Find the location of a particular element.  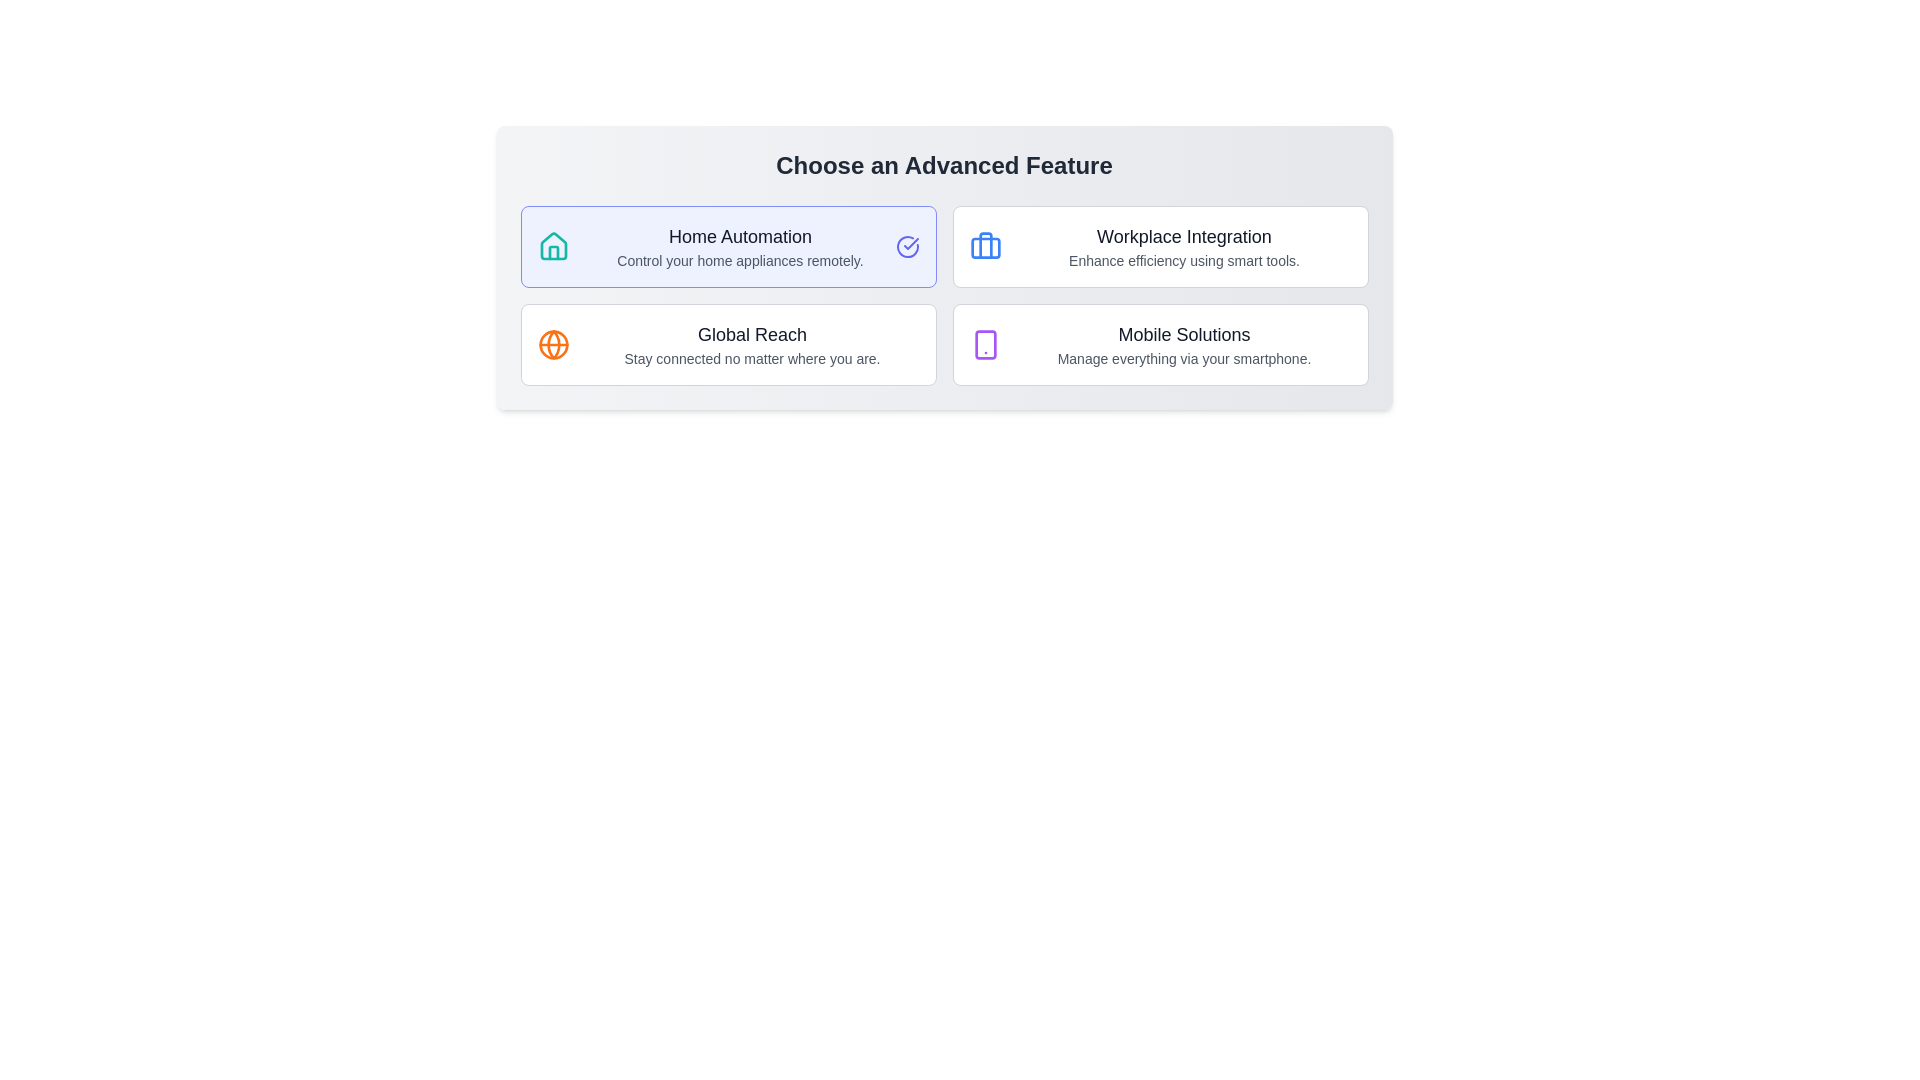

text label stating 'Home Automation' which is styled with a larger font size and medium weight, colored in dark gray, positioned above the descriptive text 'Control your home appliances remotely' is located at coordinates (739, 235).